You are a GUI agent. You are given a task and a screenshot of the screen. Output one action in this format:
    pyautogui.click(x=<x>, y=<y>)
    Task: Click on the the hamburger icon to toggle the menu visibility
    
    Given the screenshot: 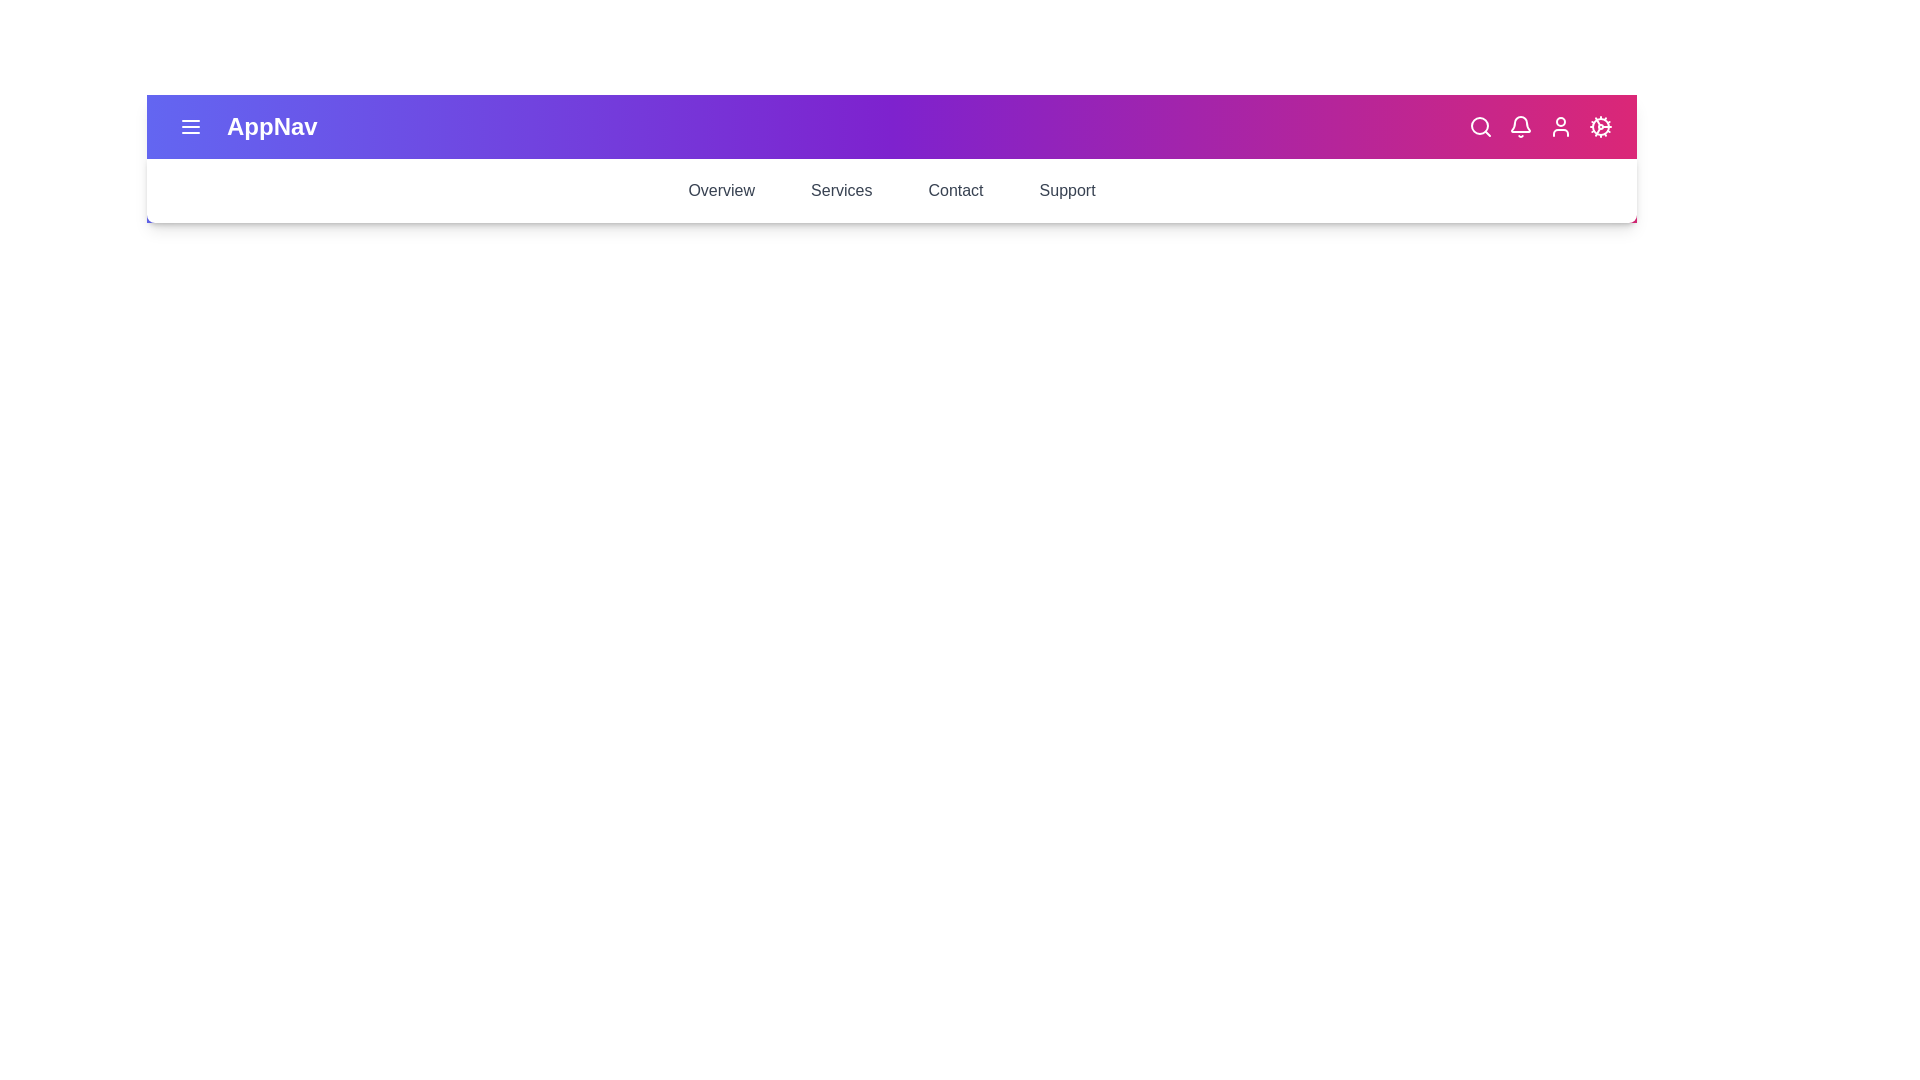 What is the action you would take?
    pyautogui.click(x=191, y=127)
    